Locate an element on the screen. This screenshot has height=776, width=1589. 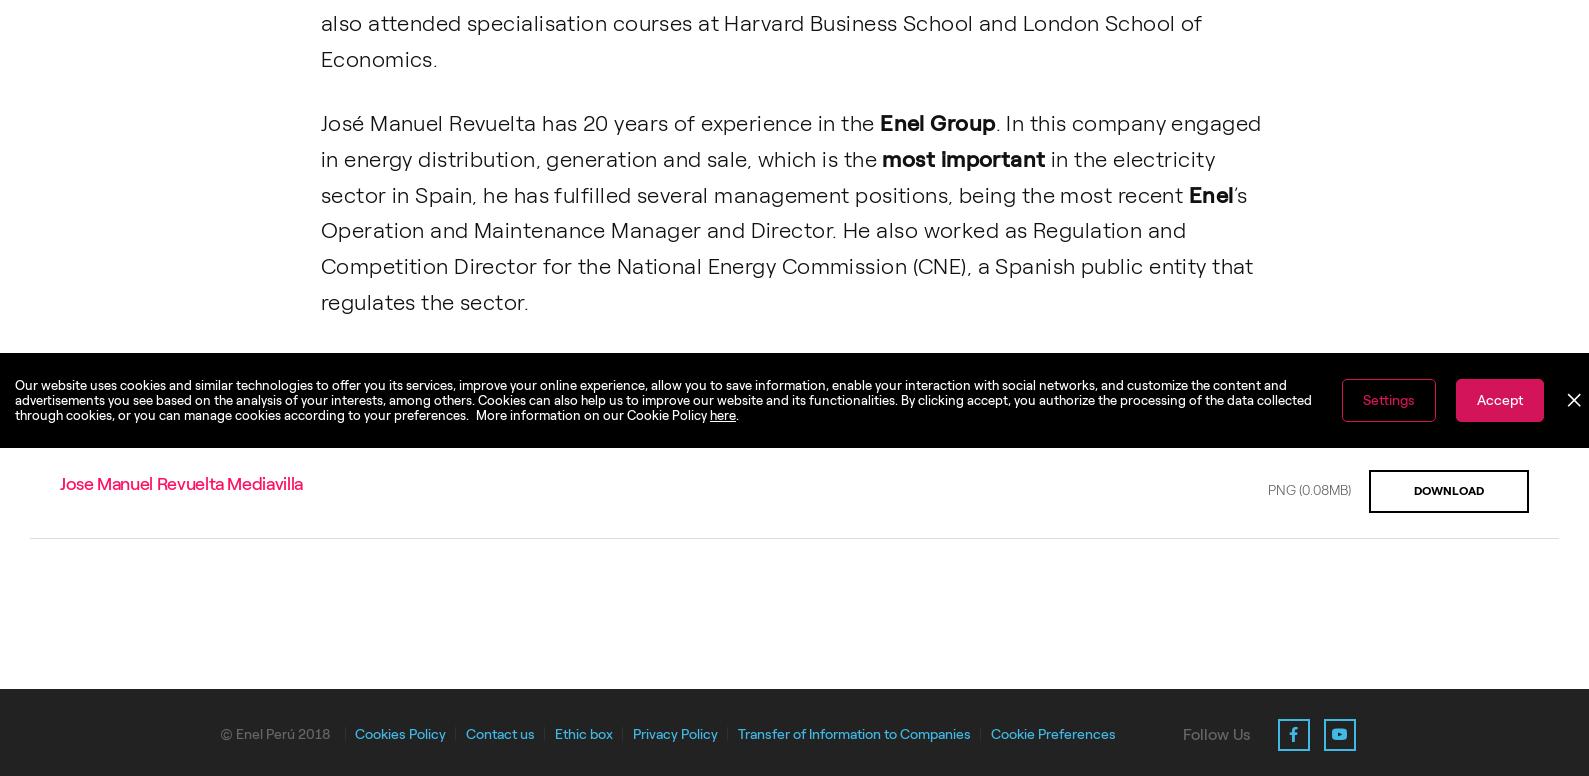
'Ethic box' is located at coordinates (582, 732).